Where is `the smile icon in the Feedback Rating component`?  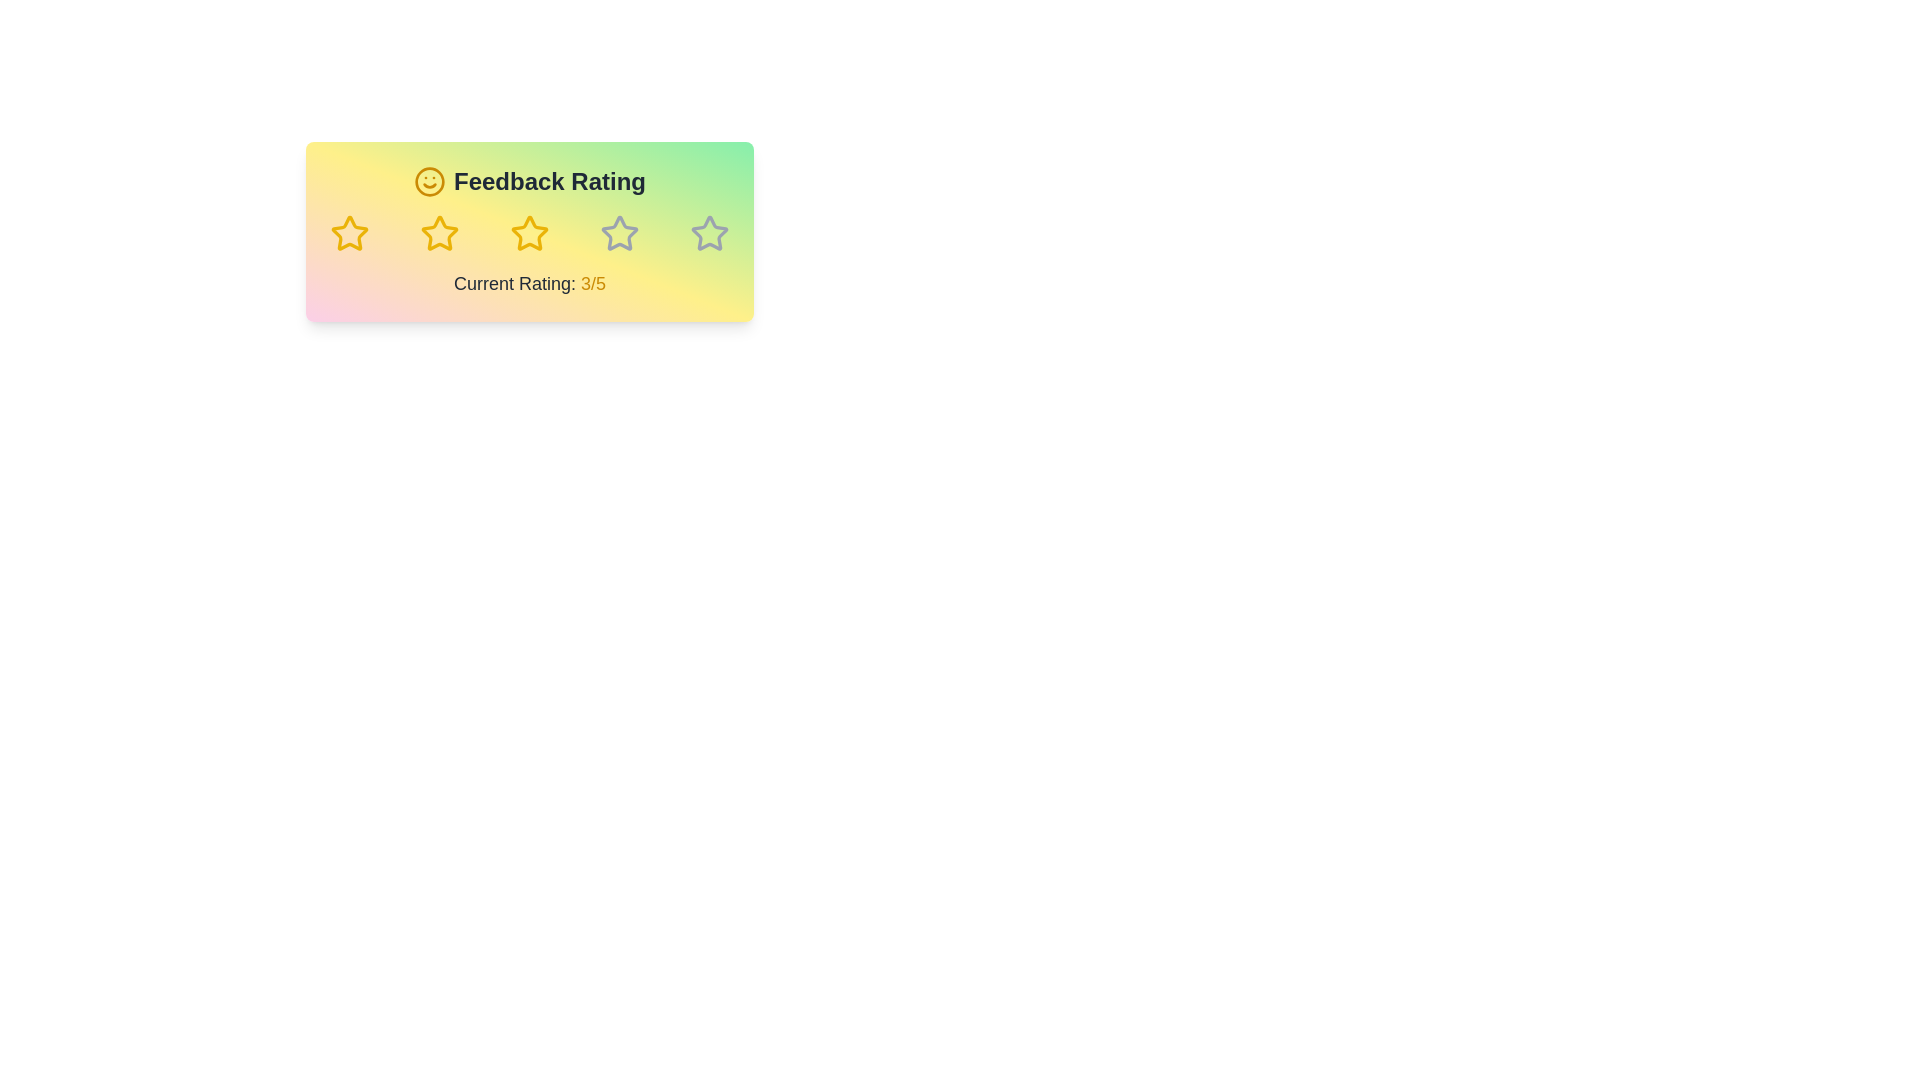 the smile icon in the Feedback Rating component is located at coordinates (428, 181).